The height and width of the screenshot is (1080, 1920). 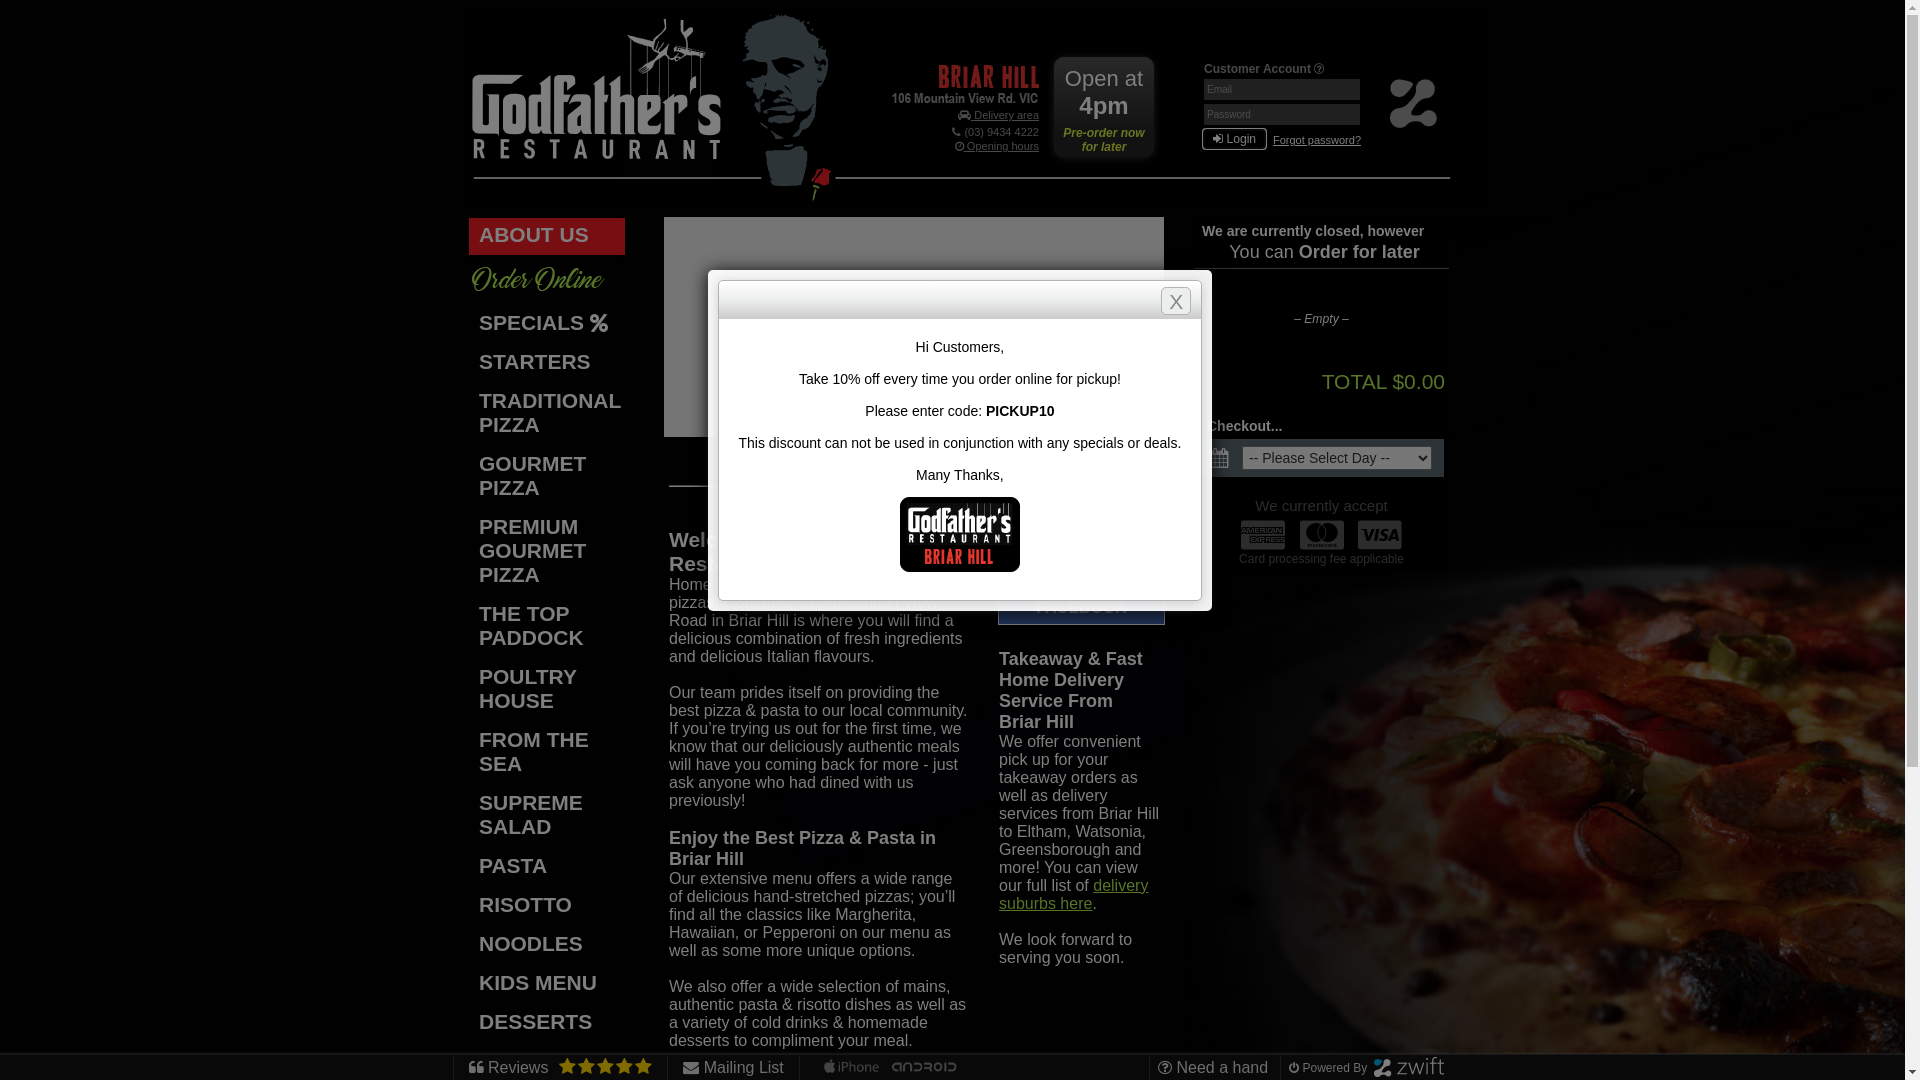 I want to click on 'FACEBOOK', so click(x=1080, y=607).